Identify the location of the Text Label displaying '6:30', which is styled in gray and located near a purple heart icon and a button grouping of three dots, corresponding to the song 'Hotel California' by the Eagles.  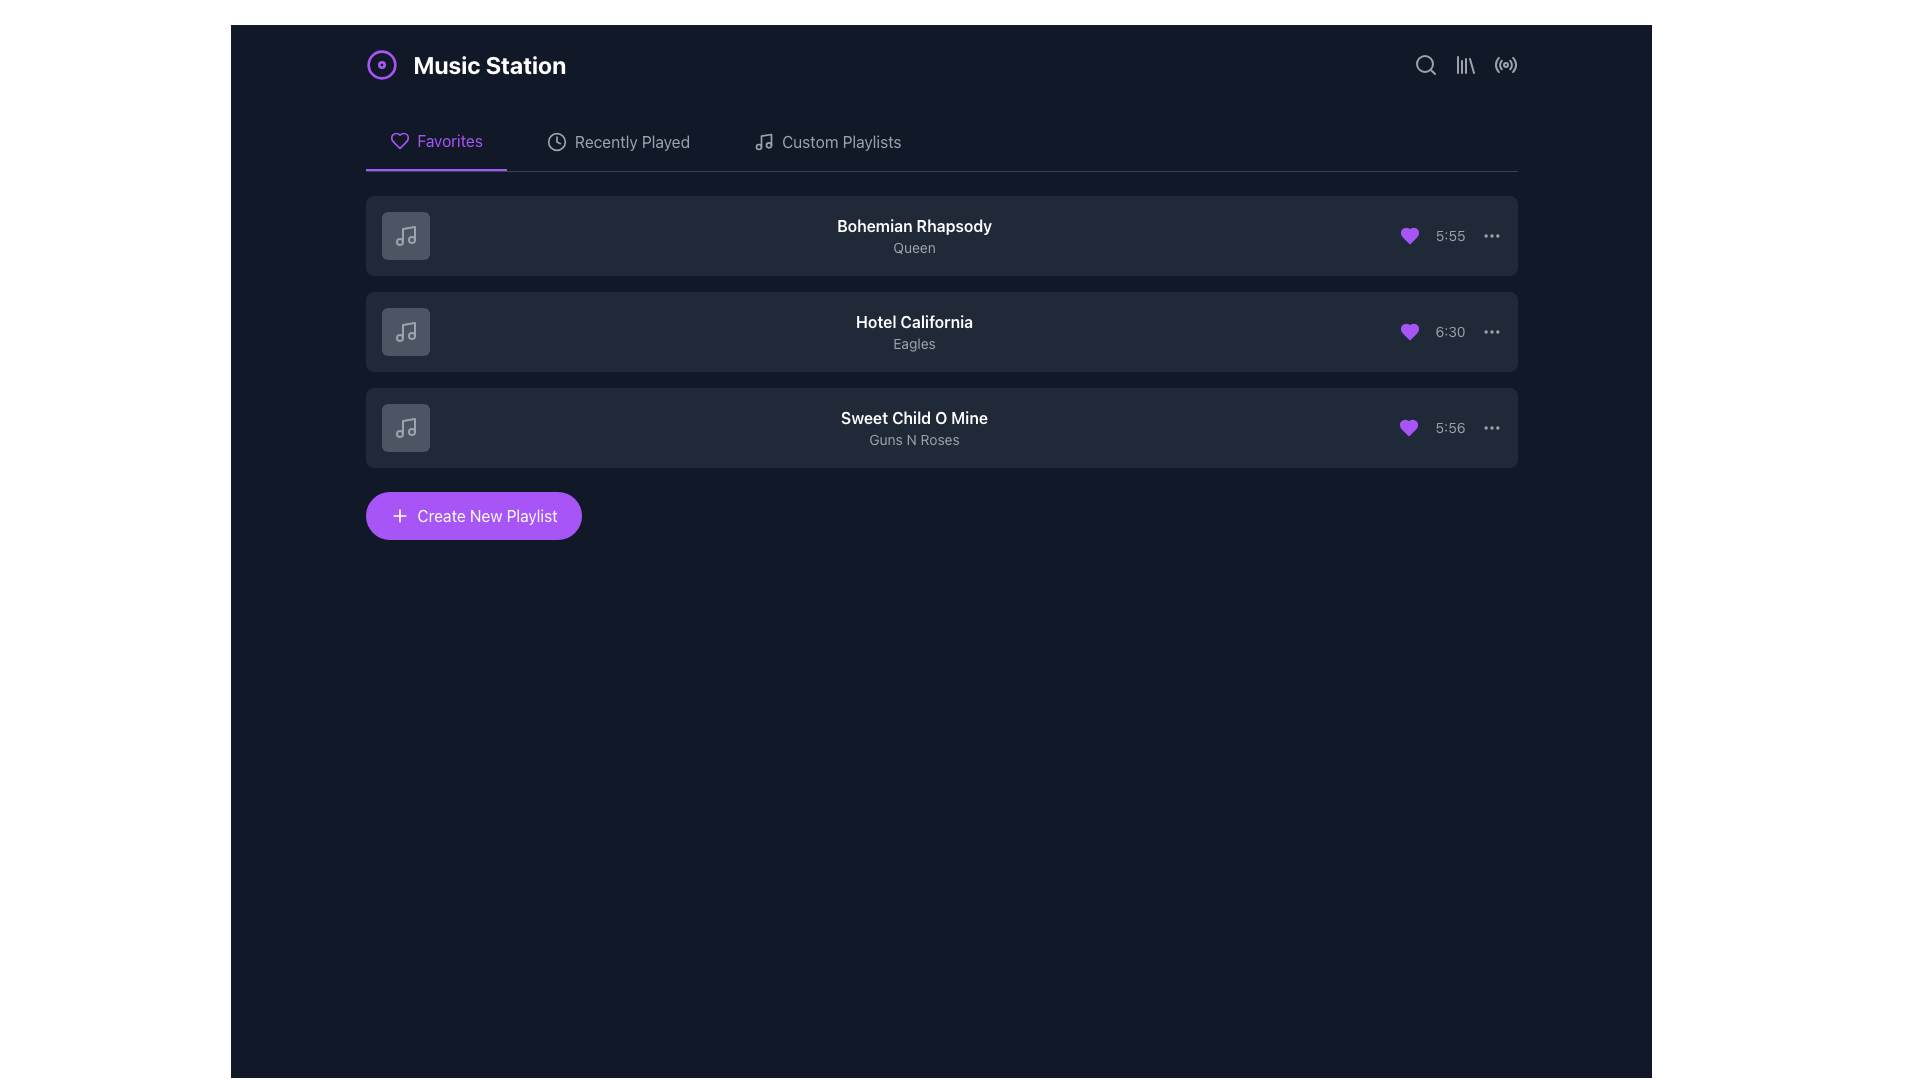
(1450, 330).